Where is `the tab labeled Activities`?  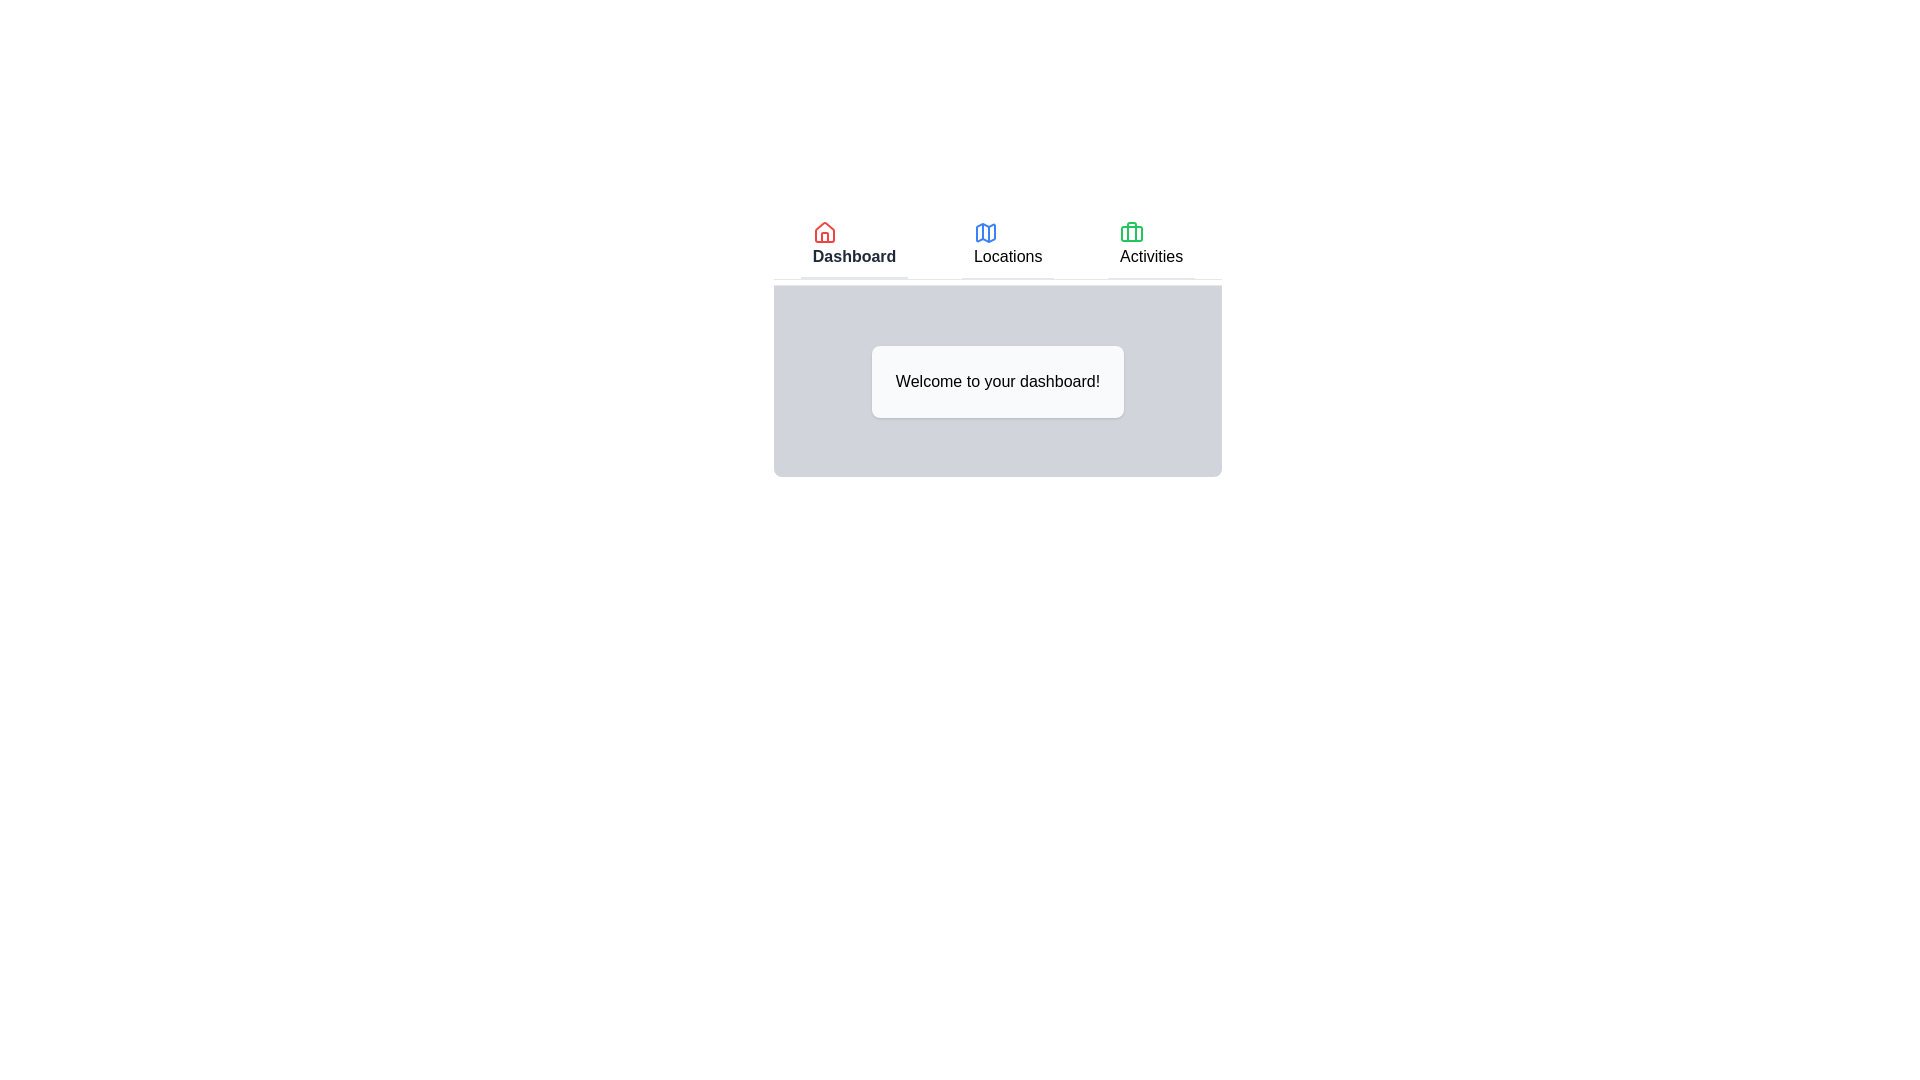 the tab labeled Activities is located at coordinates (1151, 245).